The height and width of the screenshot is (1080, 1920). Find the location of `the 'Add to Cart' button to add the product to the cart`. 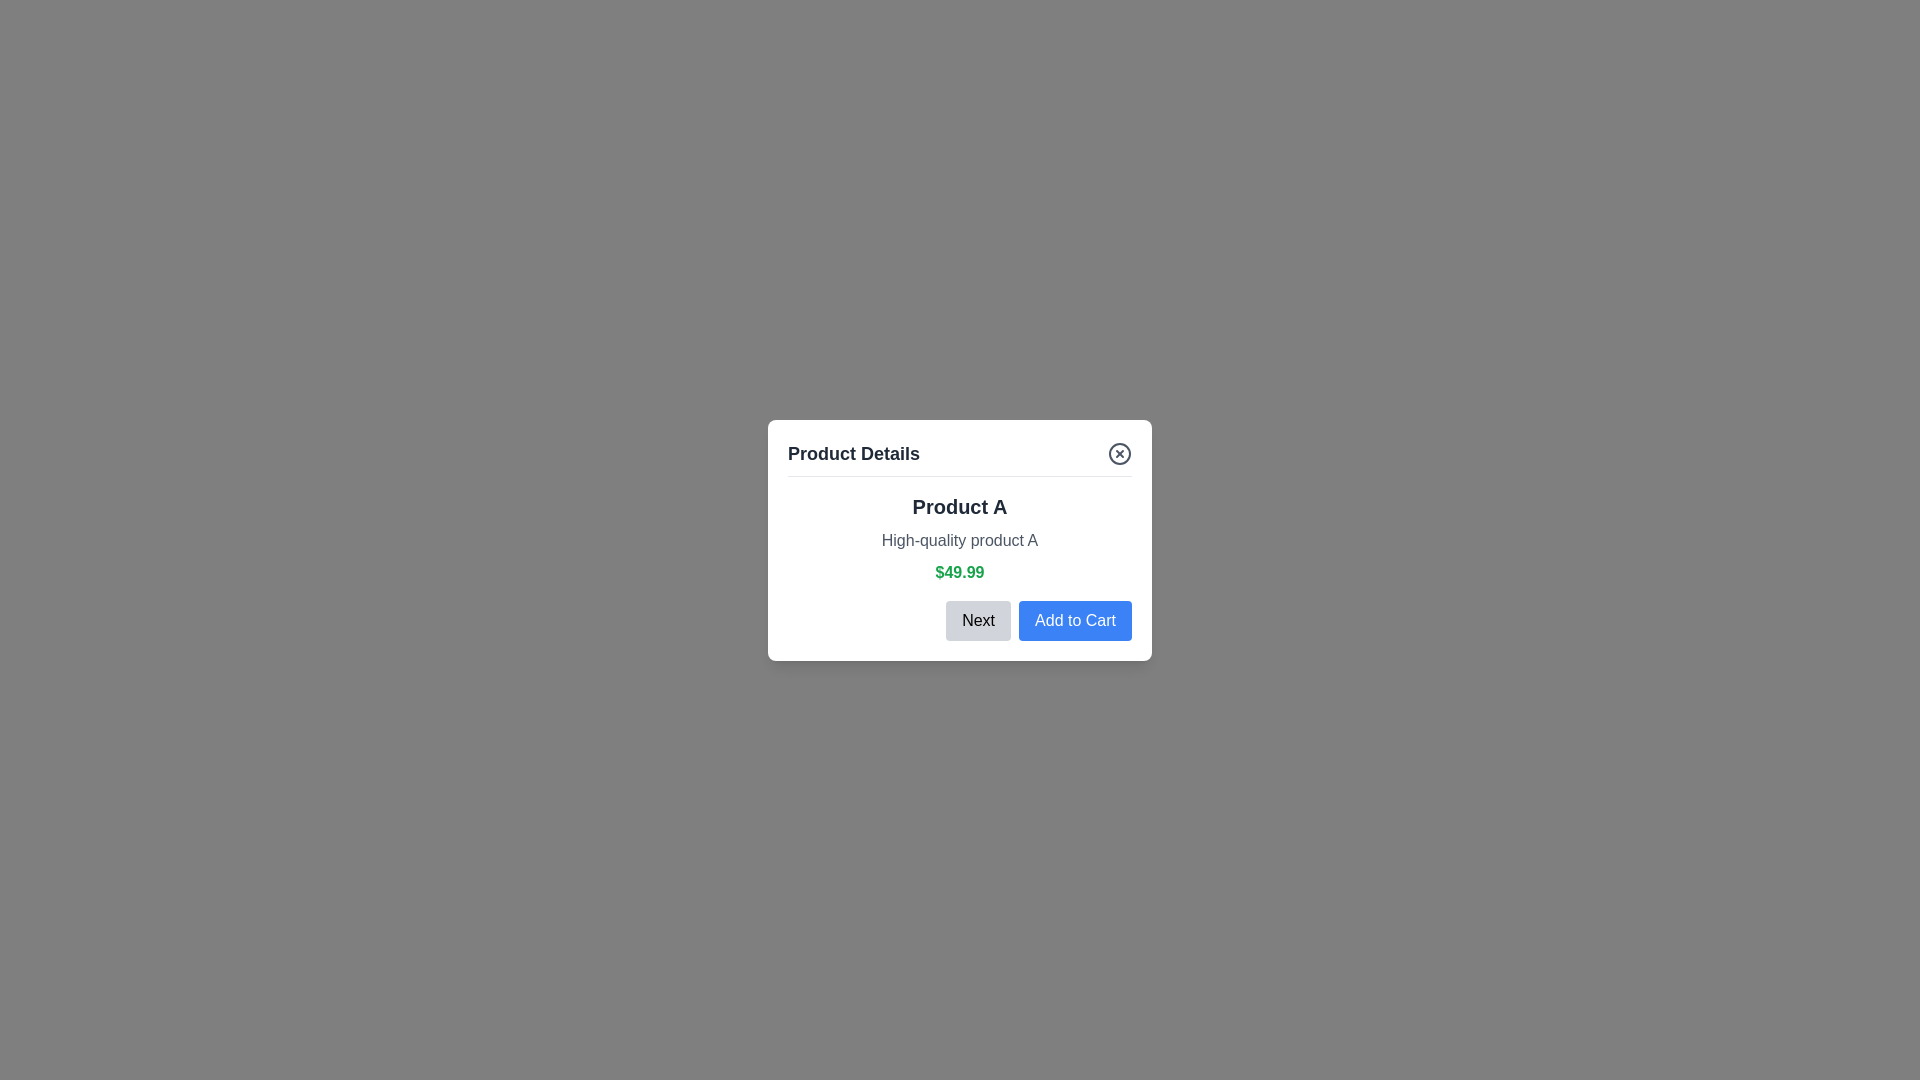

the 'Add to Cart' button to add the product to the cart is located at coordinates (1074, 619).